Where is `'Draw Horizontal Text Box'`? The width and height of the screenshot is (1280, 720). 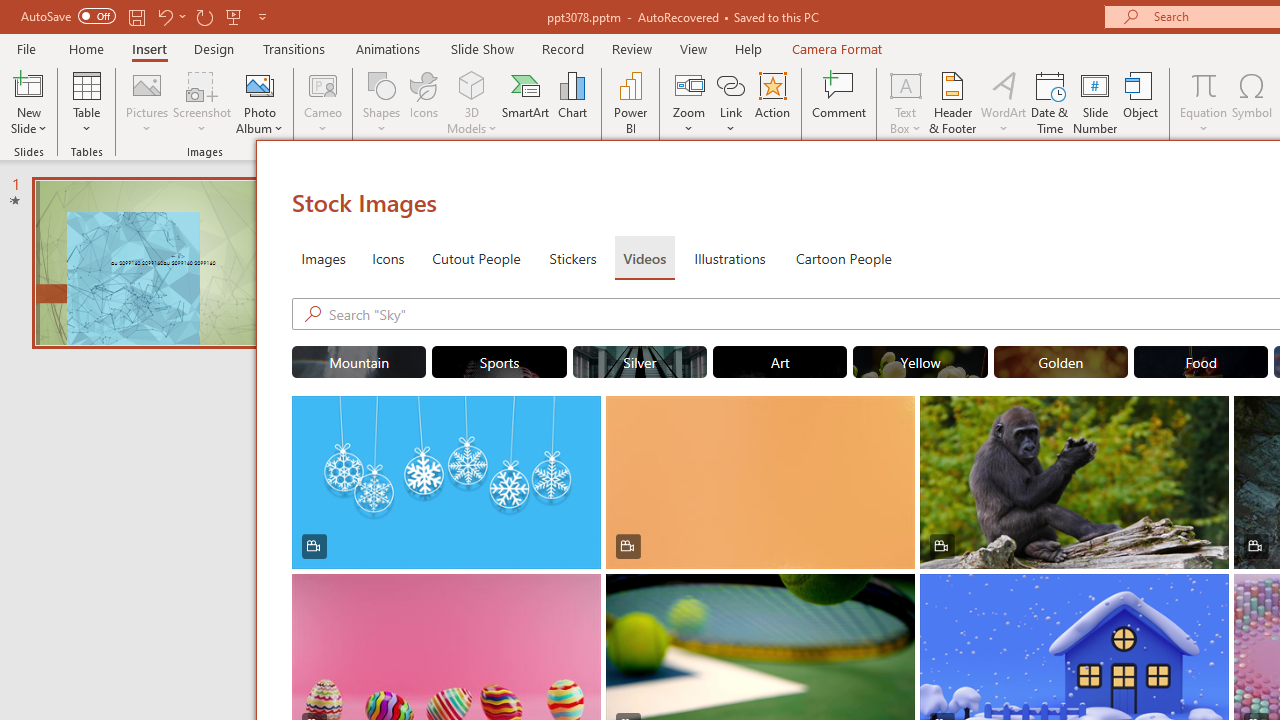 'Draw Horizontal Text Box' is located at coordinates (904, 84).